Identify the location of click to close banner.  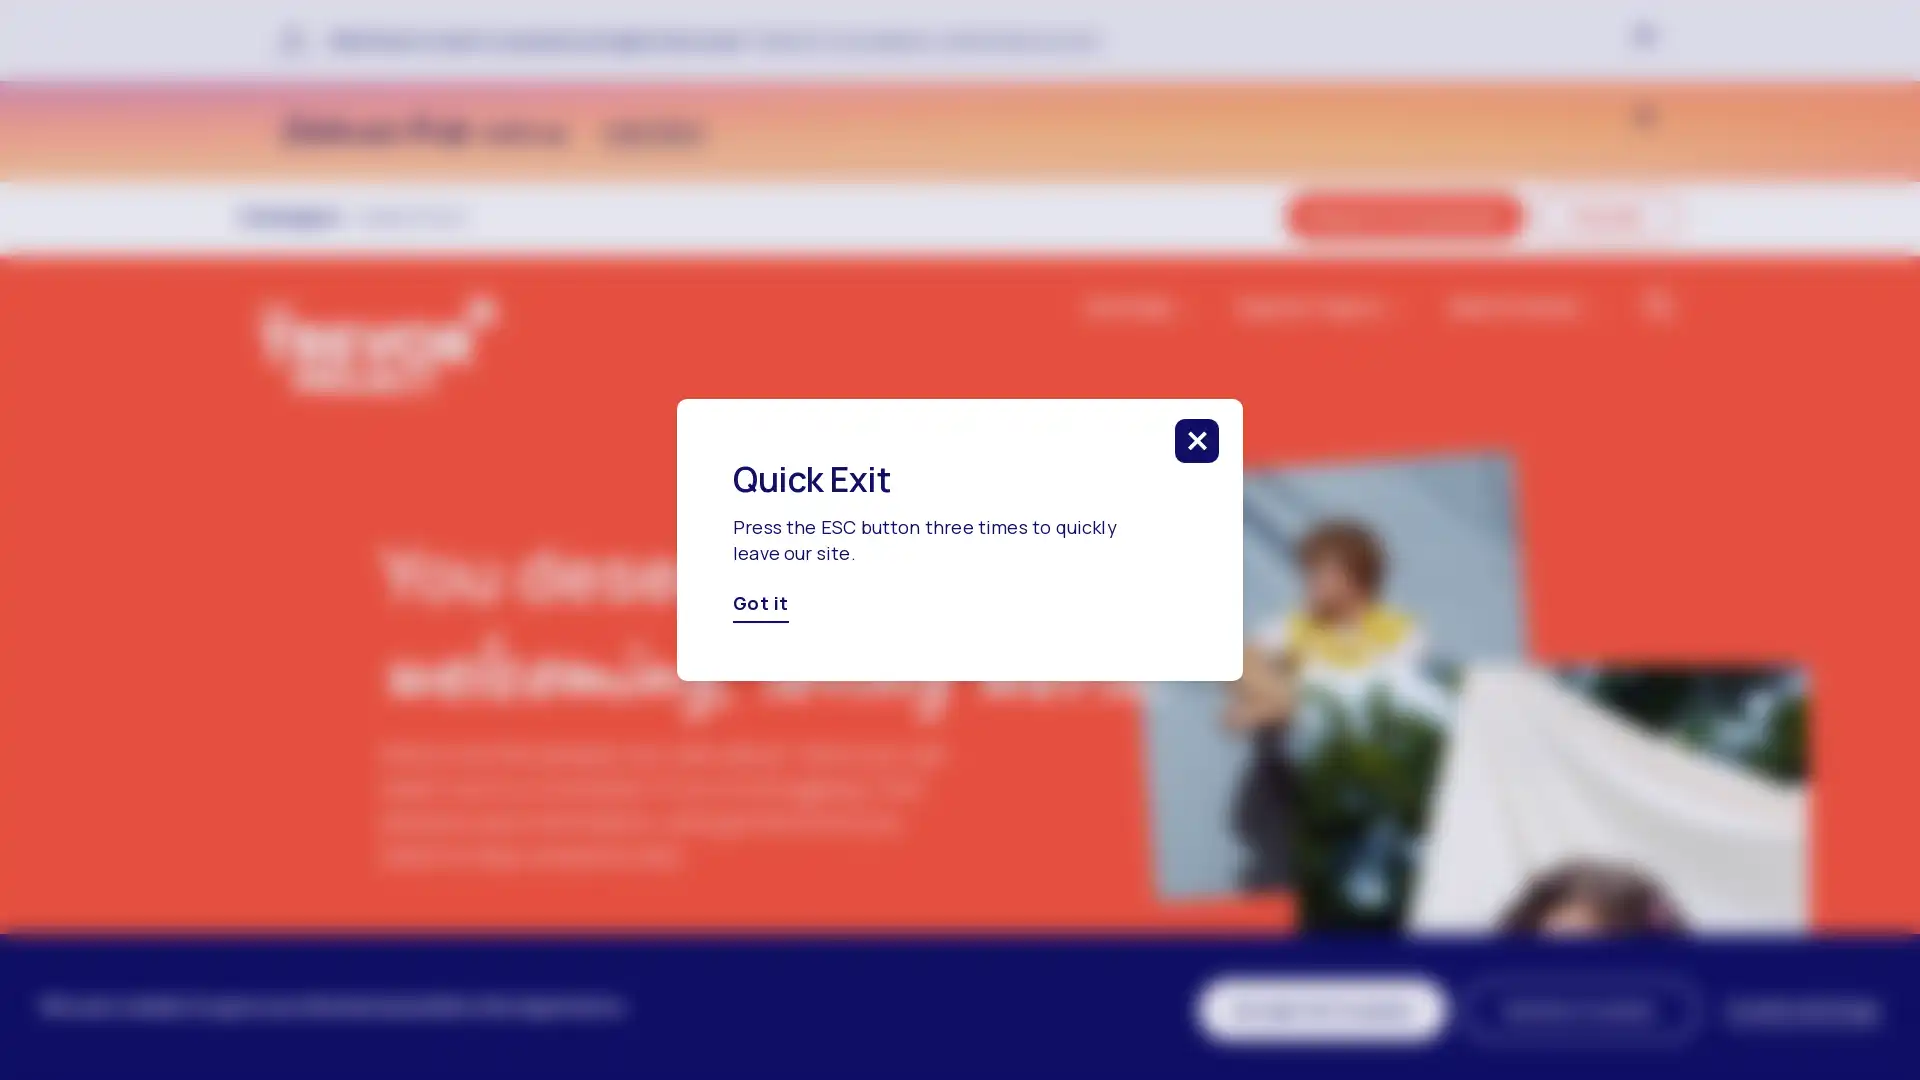
(1643, 35).